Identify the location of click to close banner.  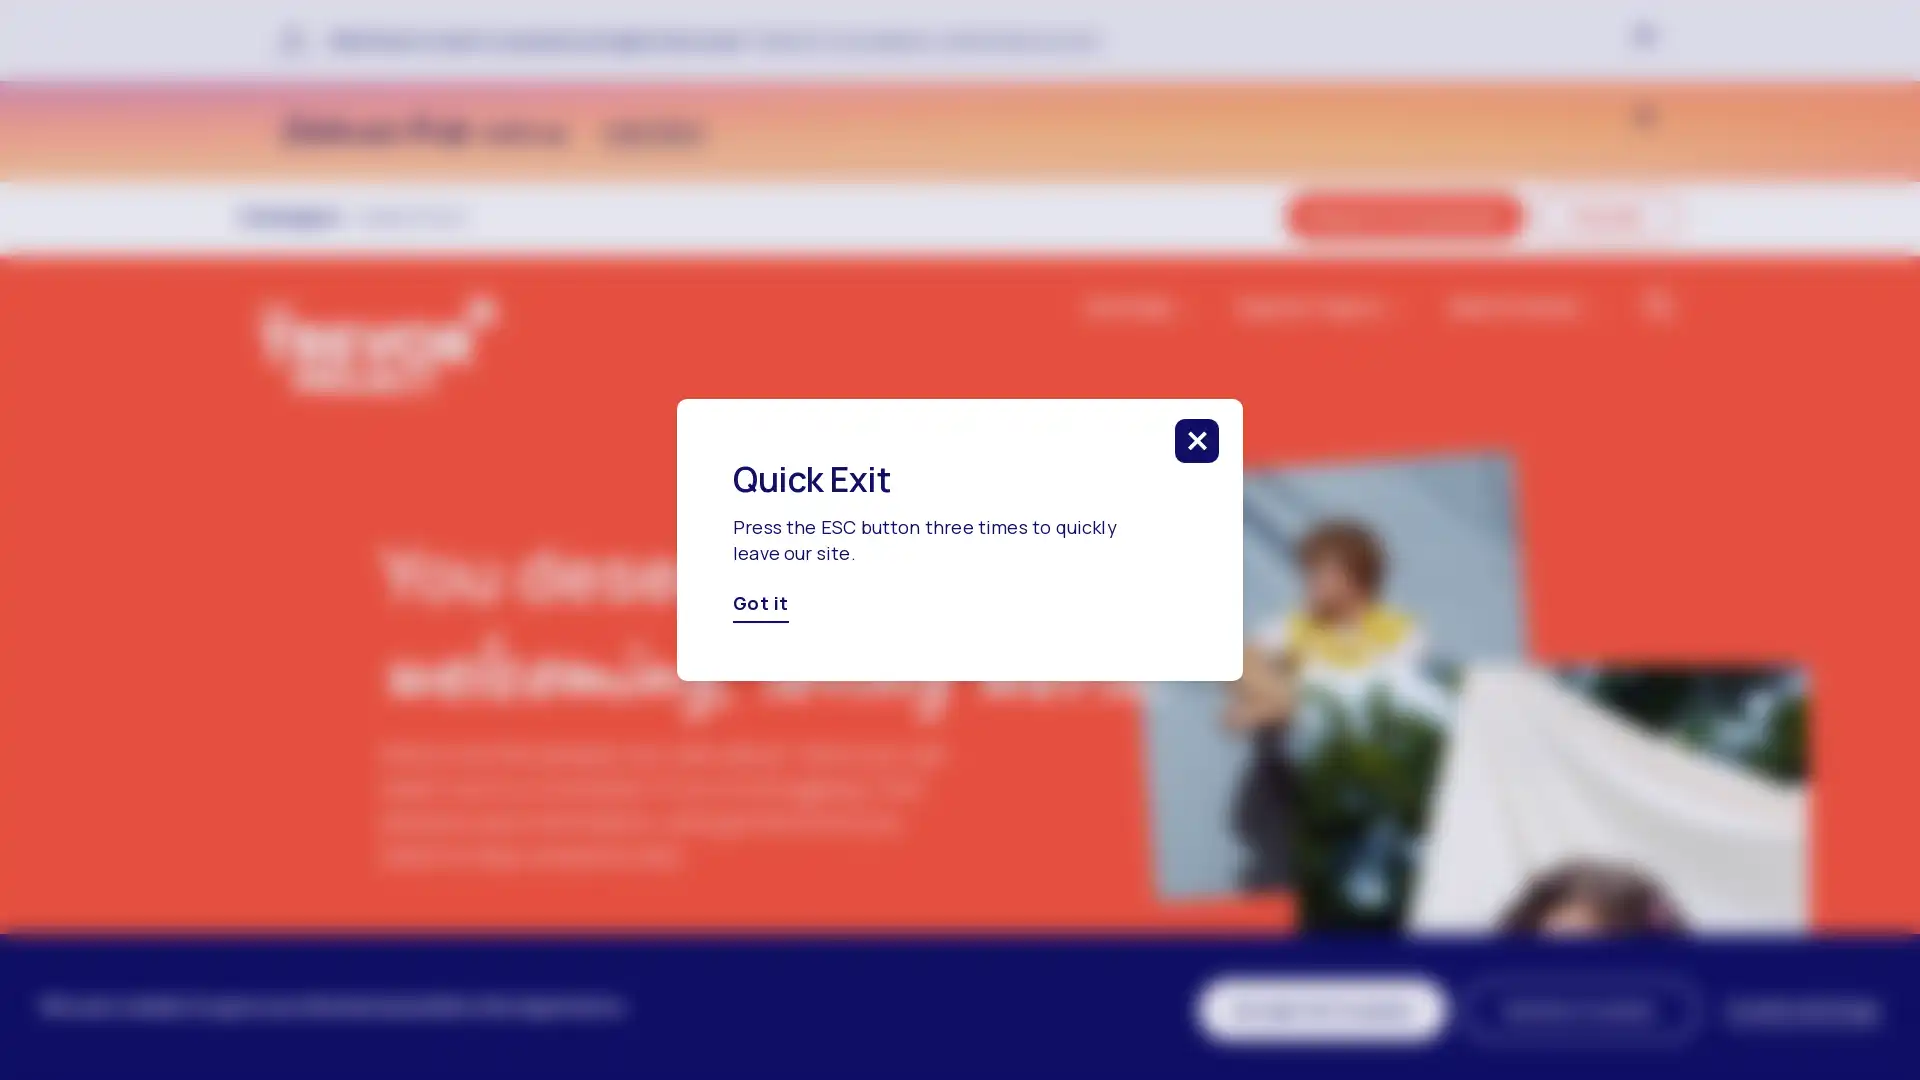
(1643, 35).